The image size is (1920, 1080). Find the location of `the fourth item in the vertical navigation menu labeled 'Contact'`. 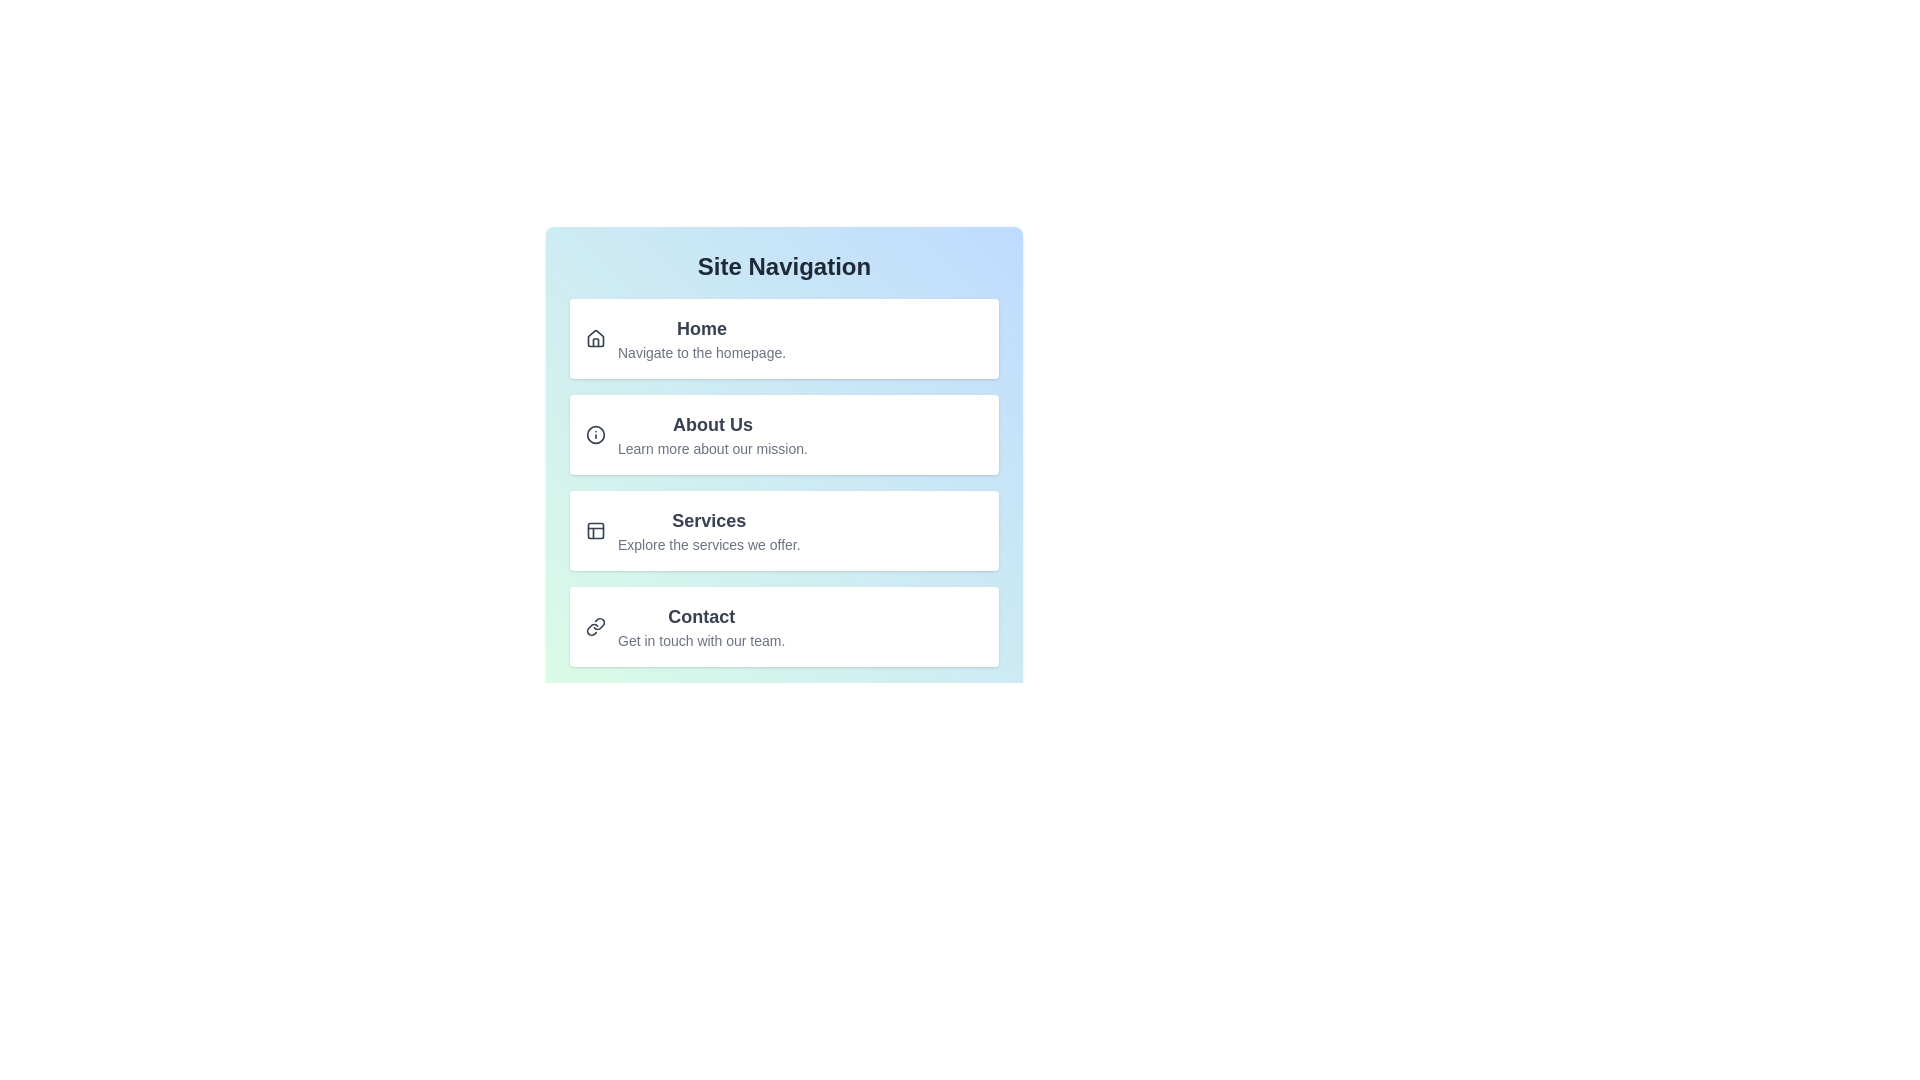

the fourth item in the vertical navigation menu labeled 'Contact' is located at coordinates (783, 626).